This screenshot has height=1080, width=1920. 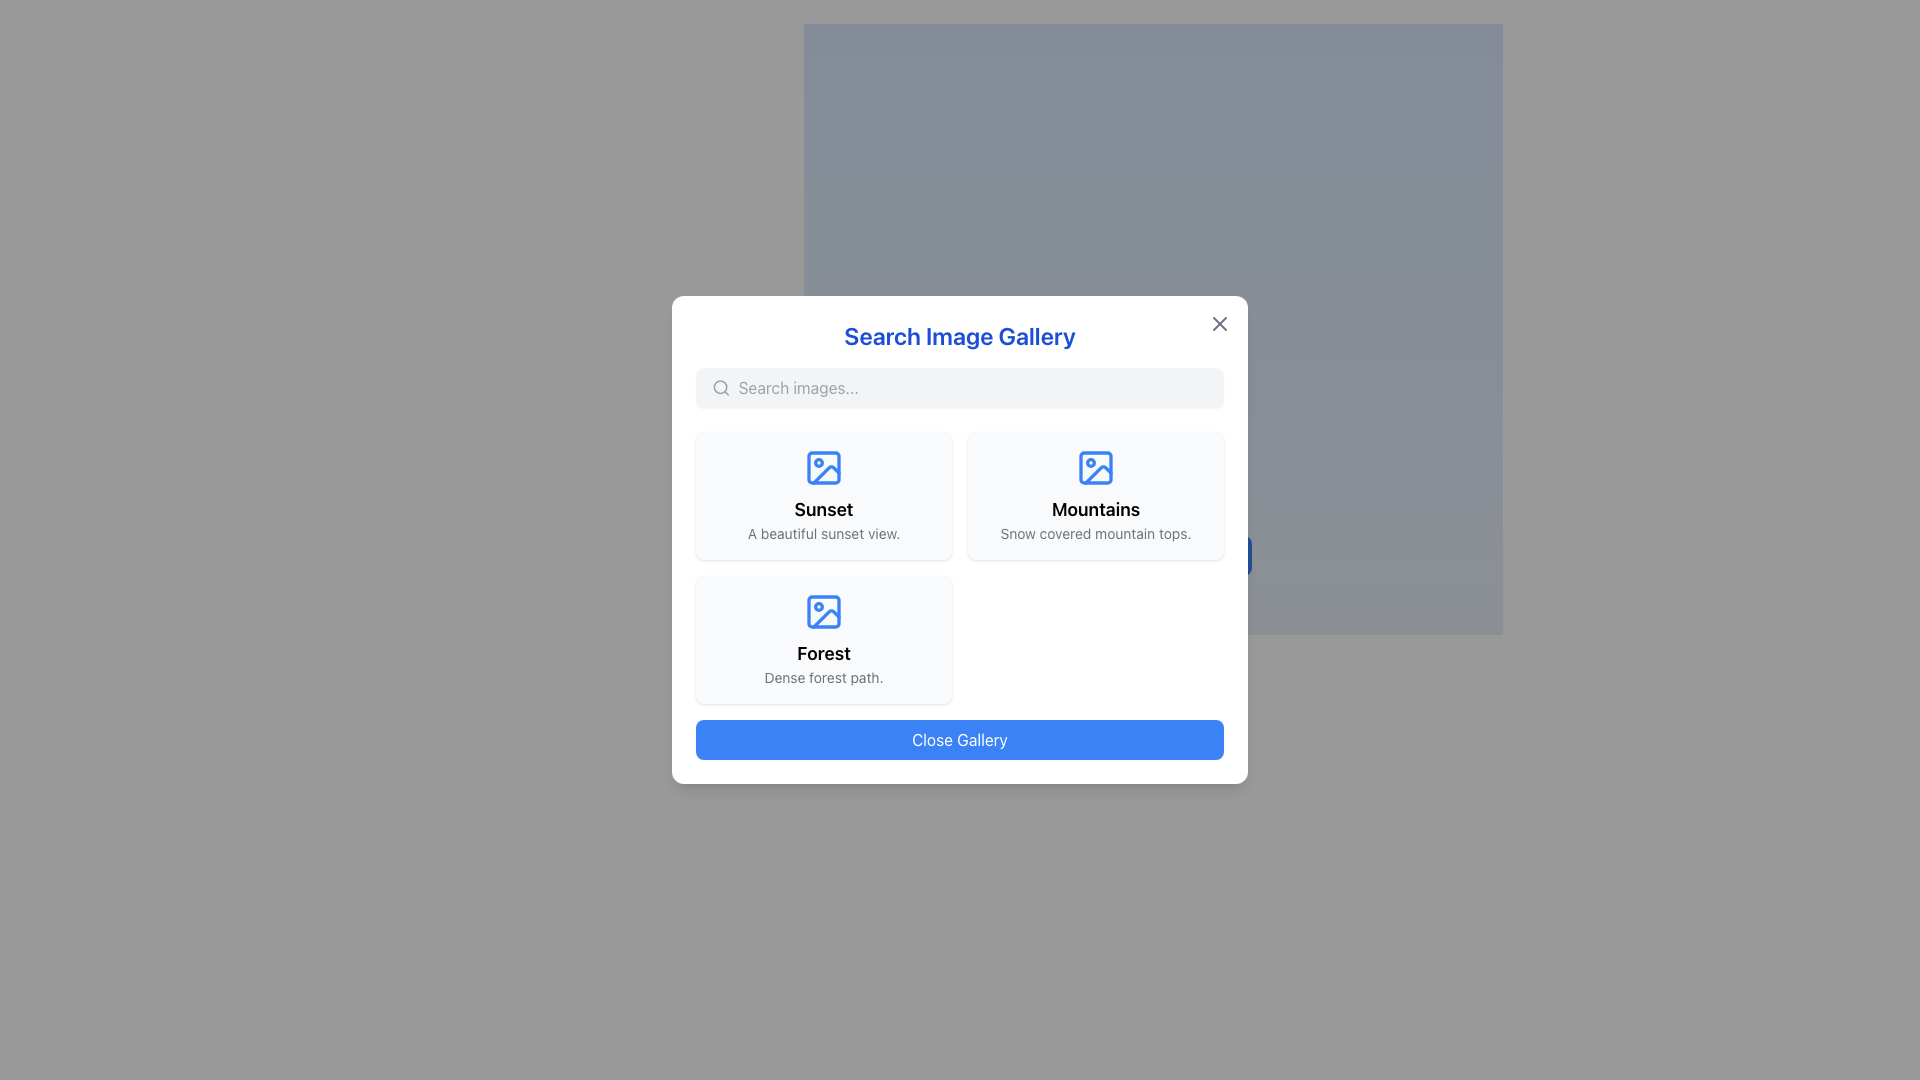 What do you see at coordinates (824, 467) in the screenshot?
I see `the decorative shape within the icon that represents the 'Sunset' label, located in the top-left corner of the 'Search Image Gallery' modal` at bounding box center [824, 467].